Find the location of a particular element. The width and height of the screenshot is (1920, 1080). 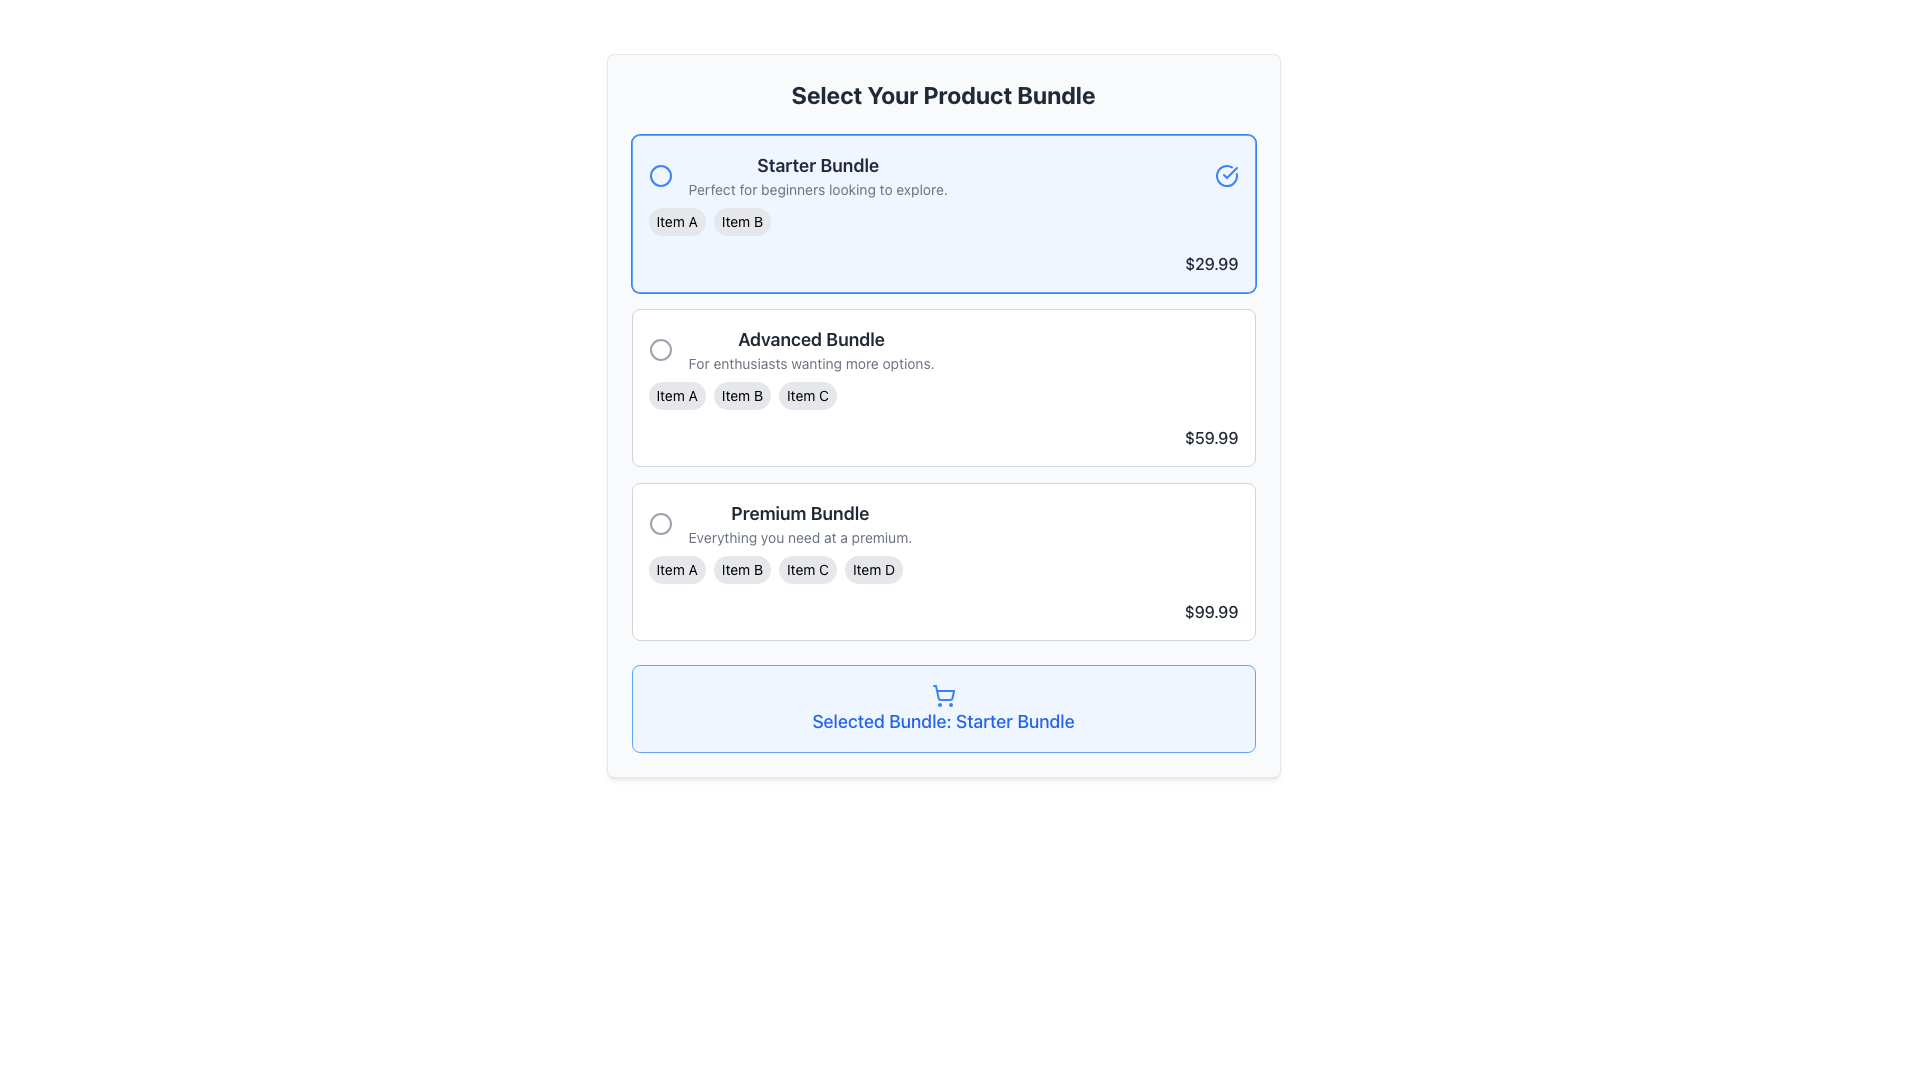

the circular SVG shape that serves as the Starter Bundle's indicator, outlined in blue and located in the Starter Bundle section is located at coordinates (660, 175).